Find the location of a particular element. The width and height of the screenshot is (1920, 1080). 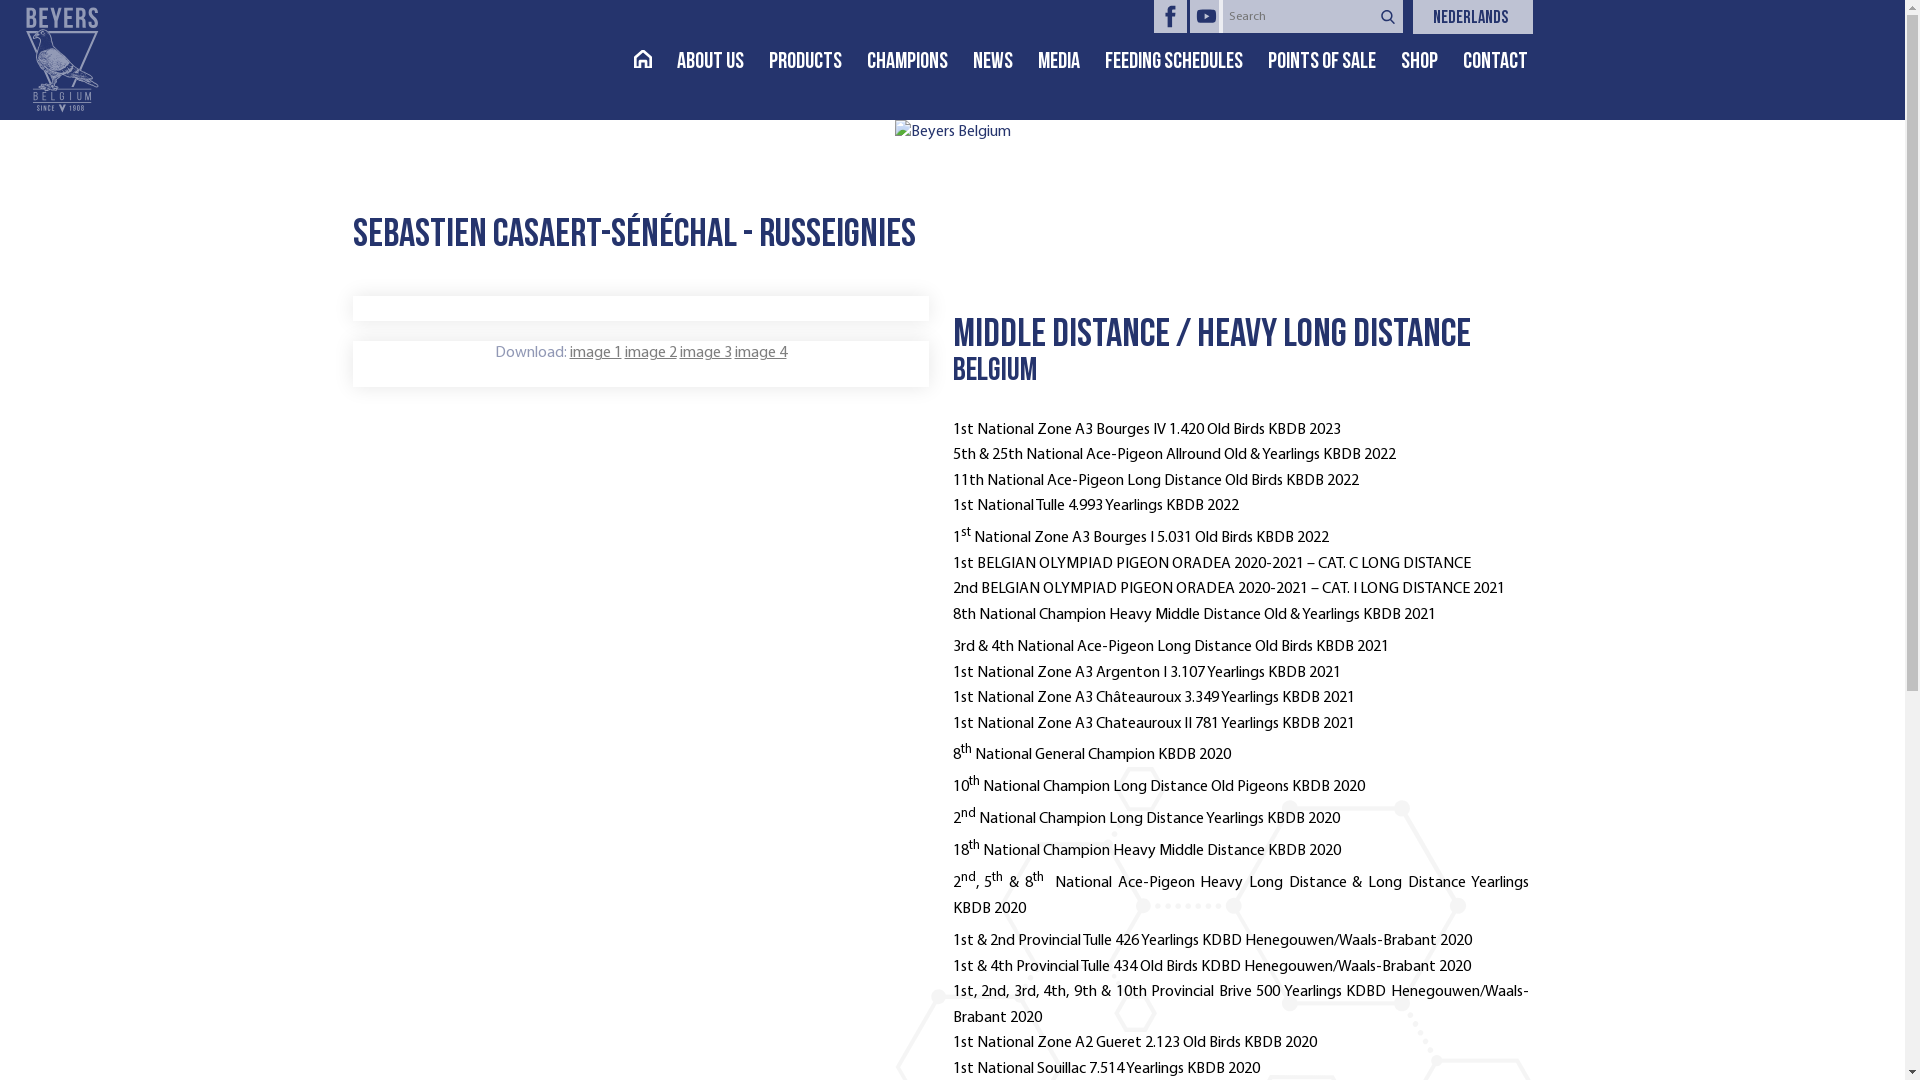

'SHOP' is located at coordinates (1429, 61).